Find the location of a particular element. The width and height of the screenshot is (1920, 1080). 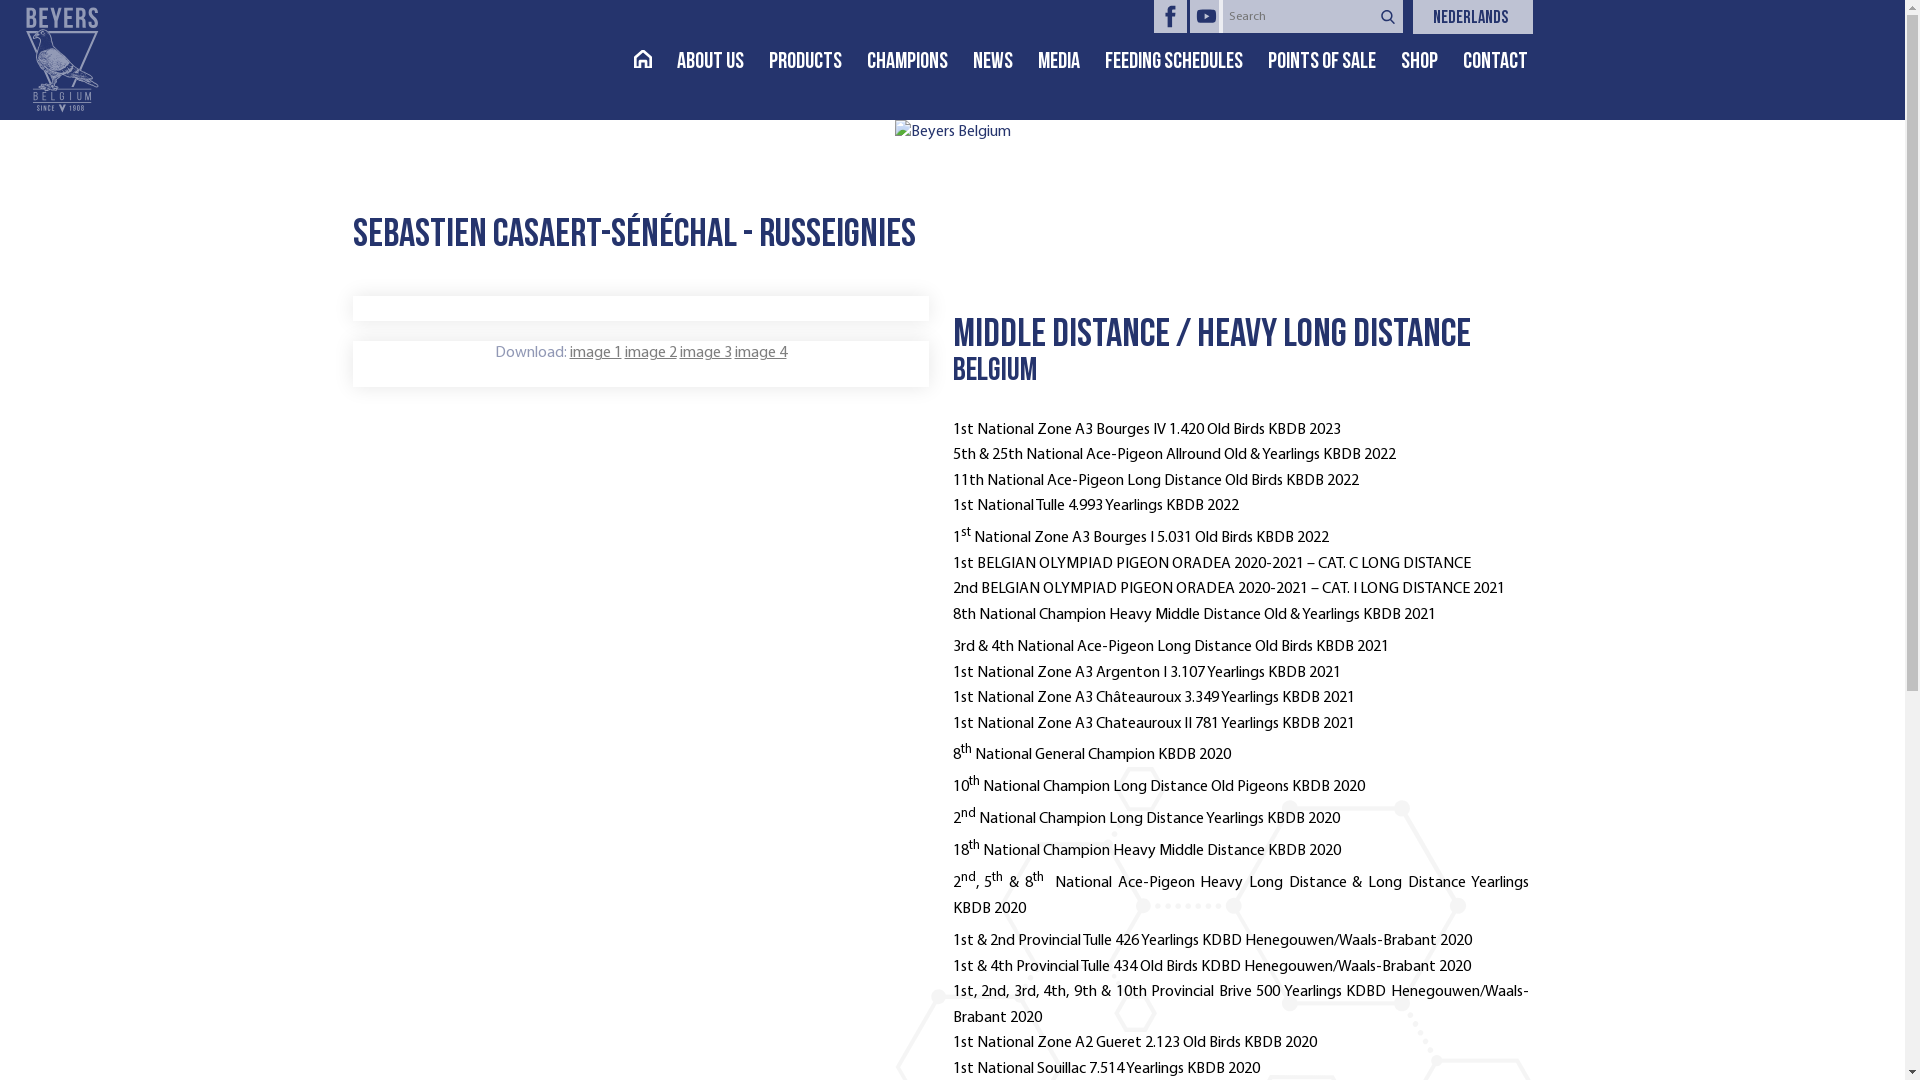

'SHOP' is located at coordinates (1429, 61).